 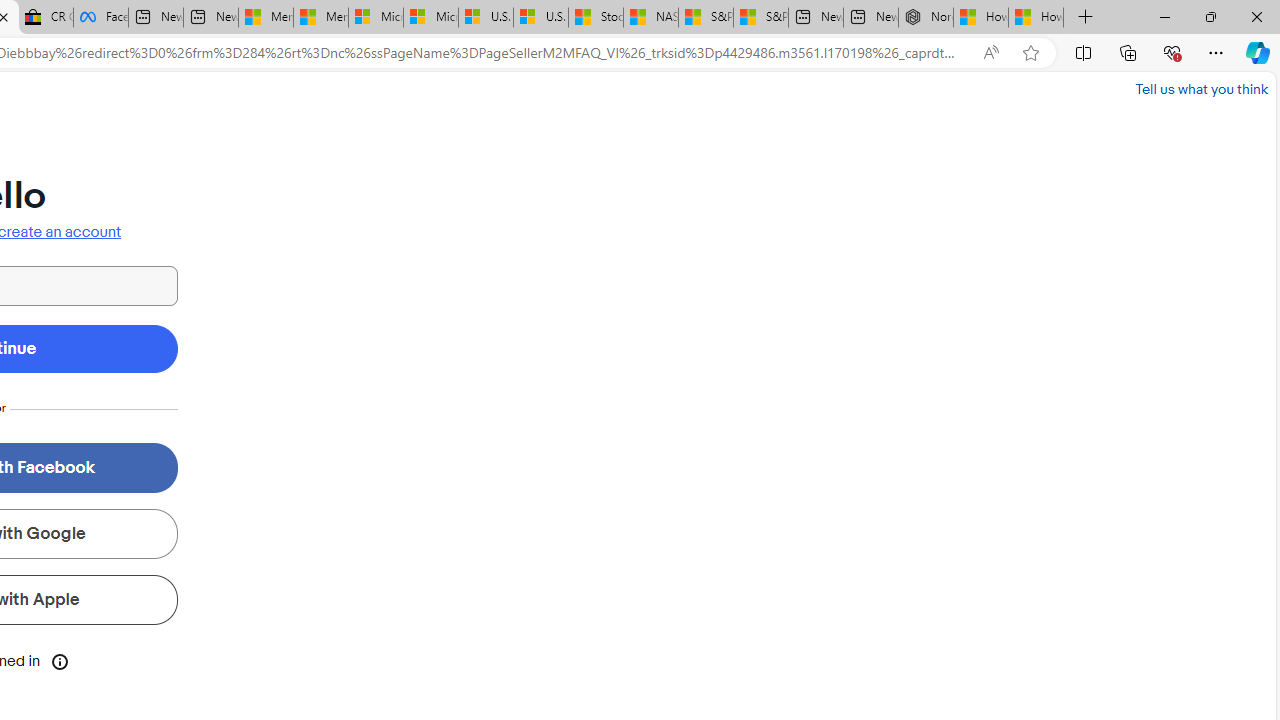 I want to click on 'S&P 500, Nasdaq end lower, weighed by Nvidia dip | Watch', so click(x=759, y=17).